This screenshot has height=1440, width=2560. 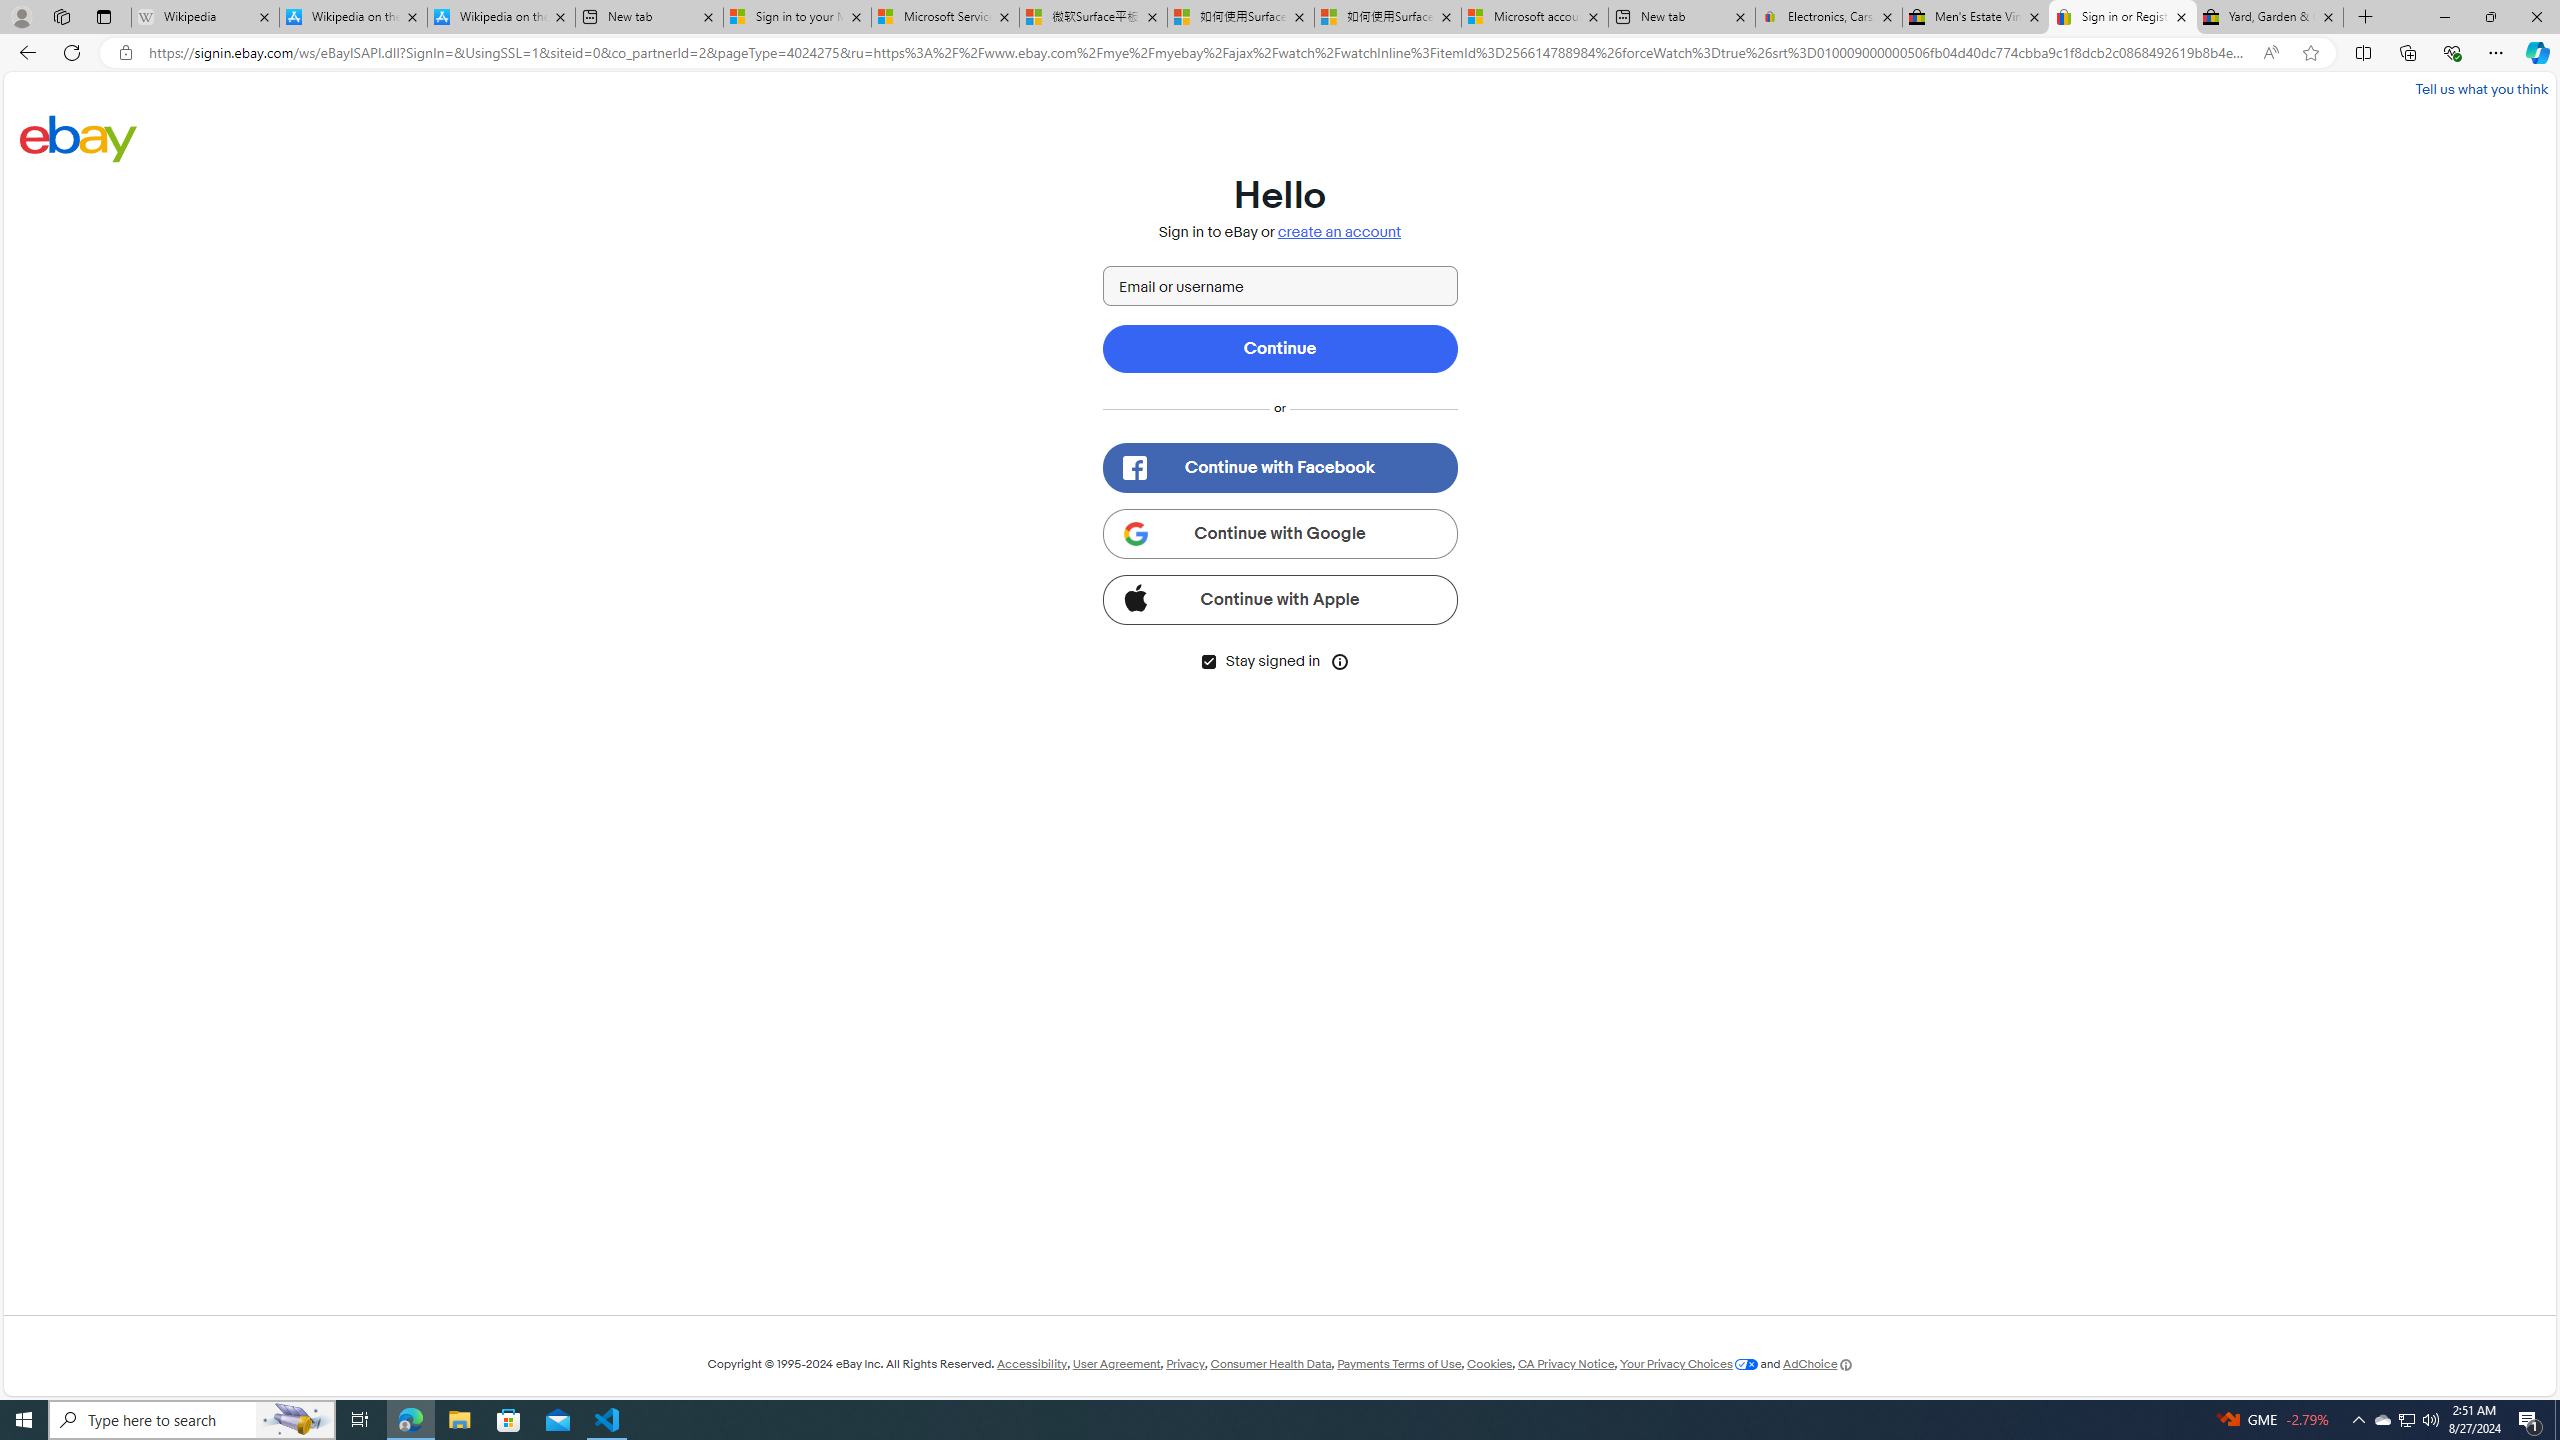 I want to click on 'Sign in to your Microsoft account', so click(x=796, y=16).